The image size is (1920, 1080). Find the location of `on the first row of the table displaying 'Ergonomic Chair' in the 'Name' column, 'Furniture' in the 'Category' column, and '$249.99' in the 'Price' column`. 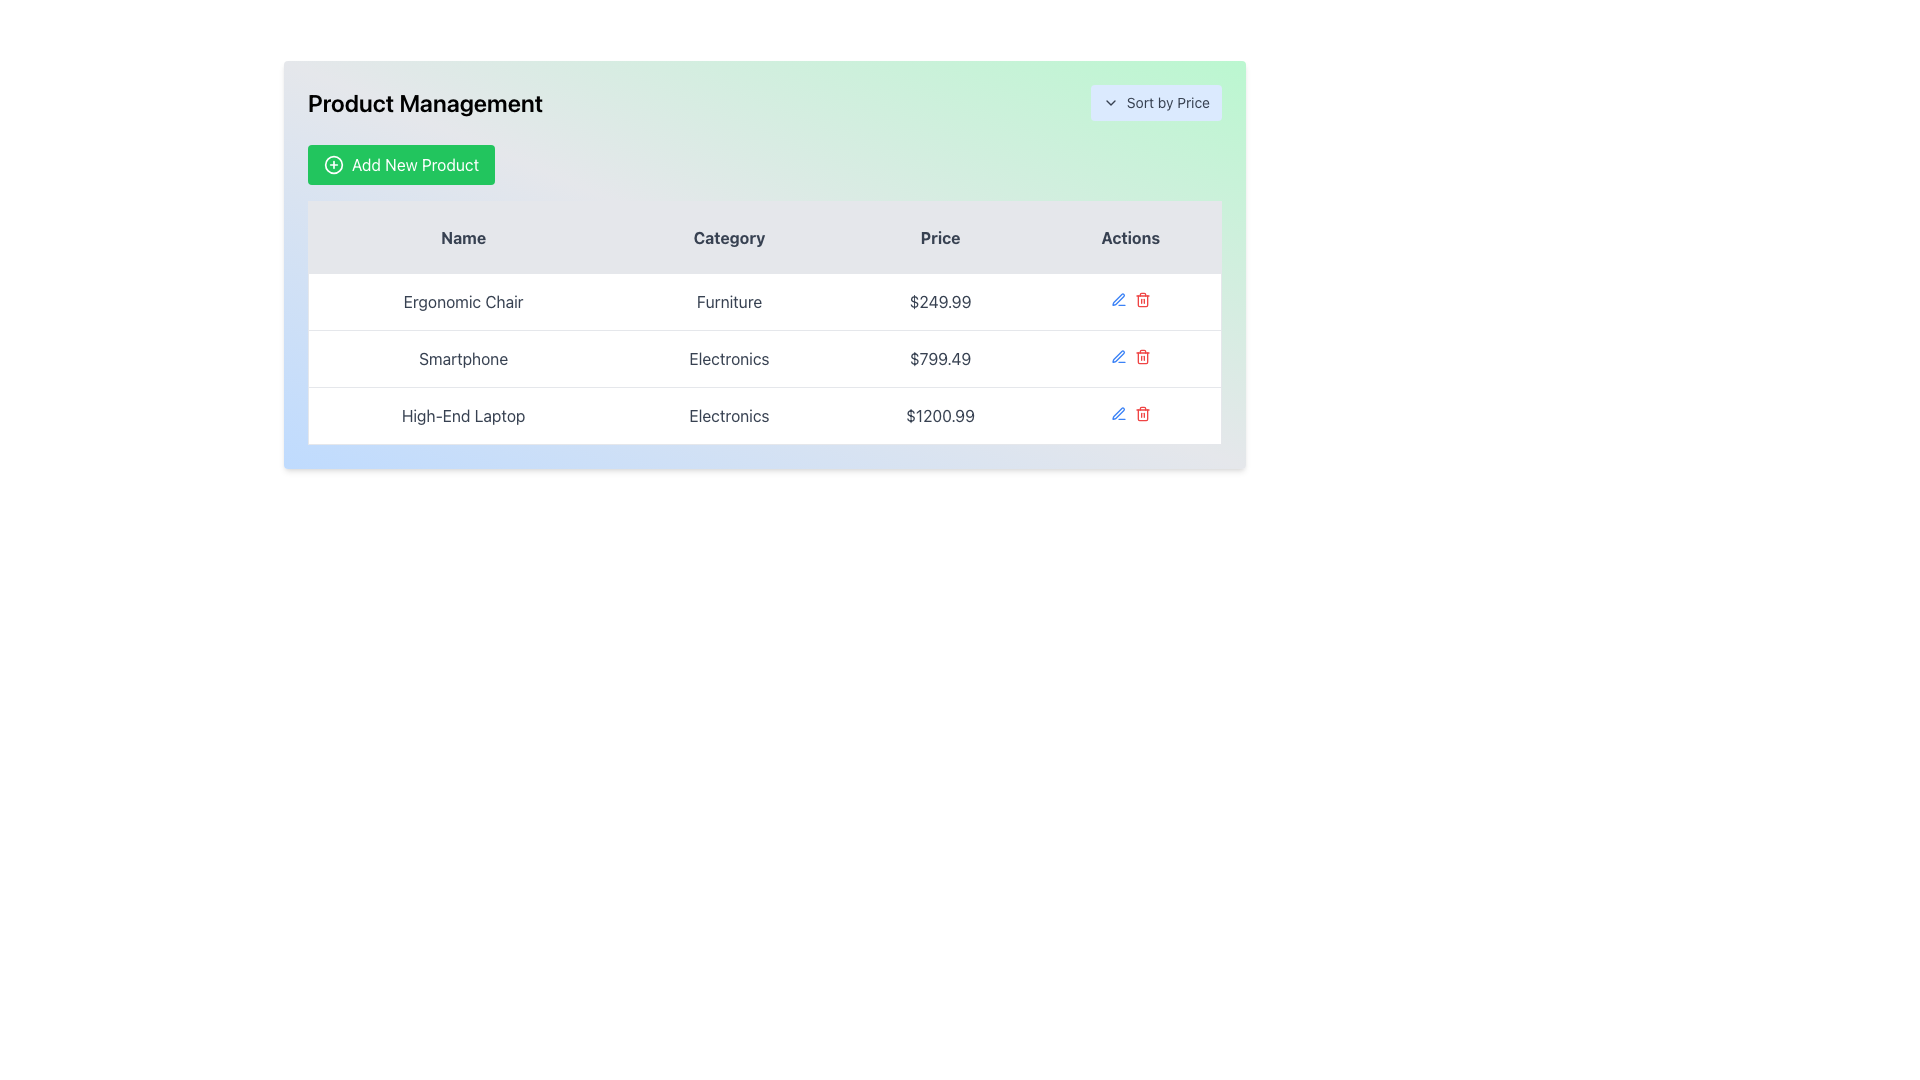

on the first row of the table displaying 'Ergonomic Chair' in the 'Name' column, 'Furniture' in the 'Category' column, and '$249.99' in the 'Price' column is located at coordinates (763, 301).